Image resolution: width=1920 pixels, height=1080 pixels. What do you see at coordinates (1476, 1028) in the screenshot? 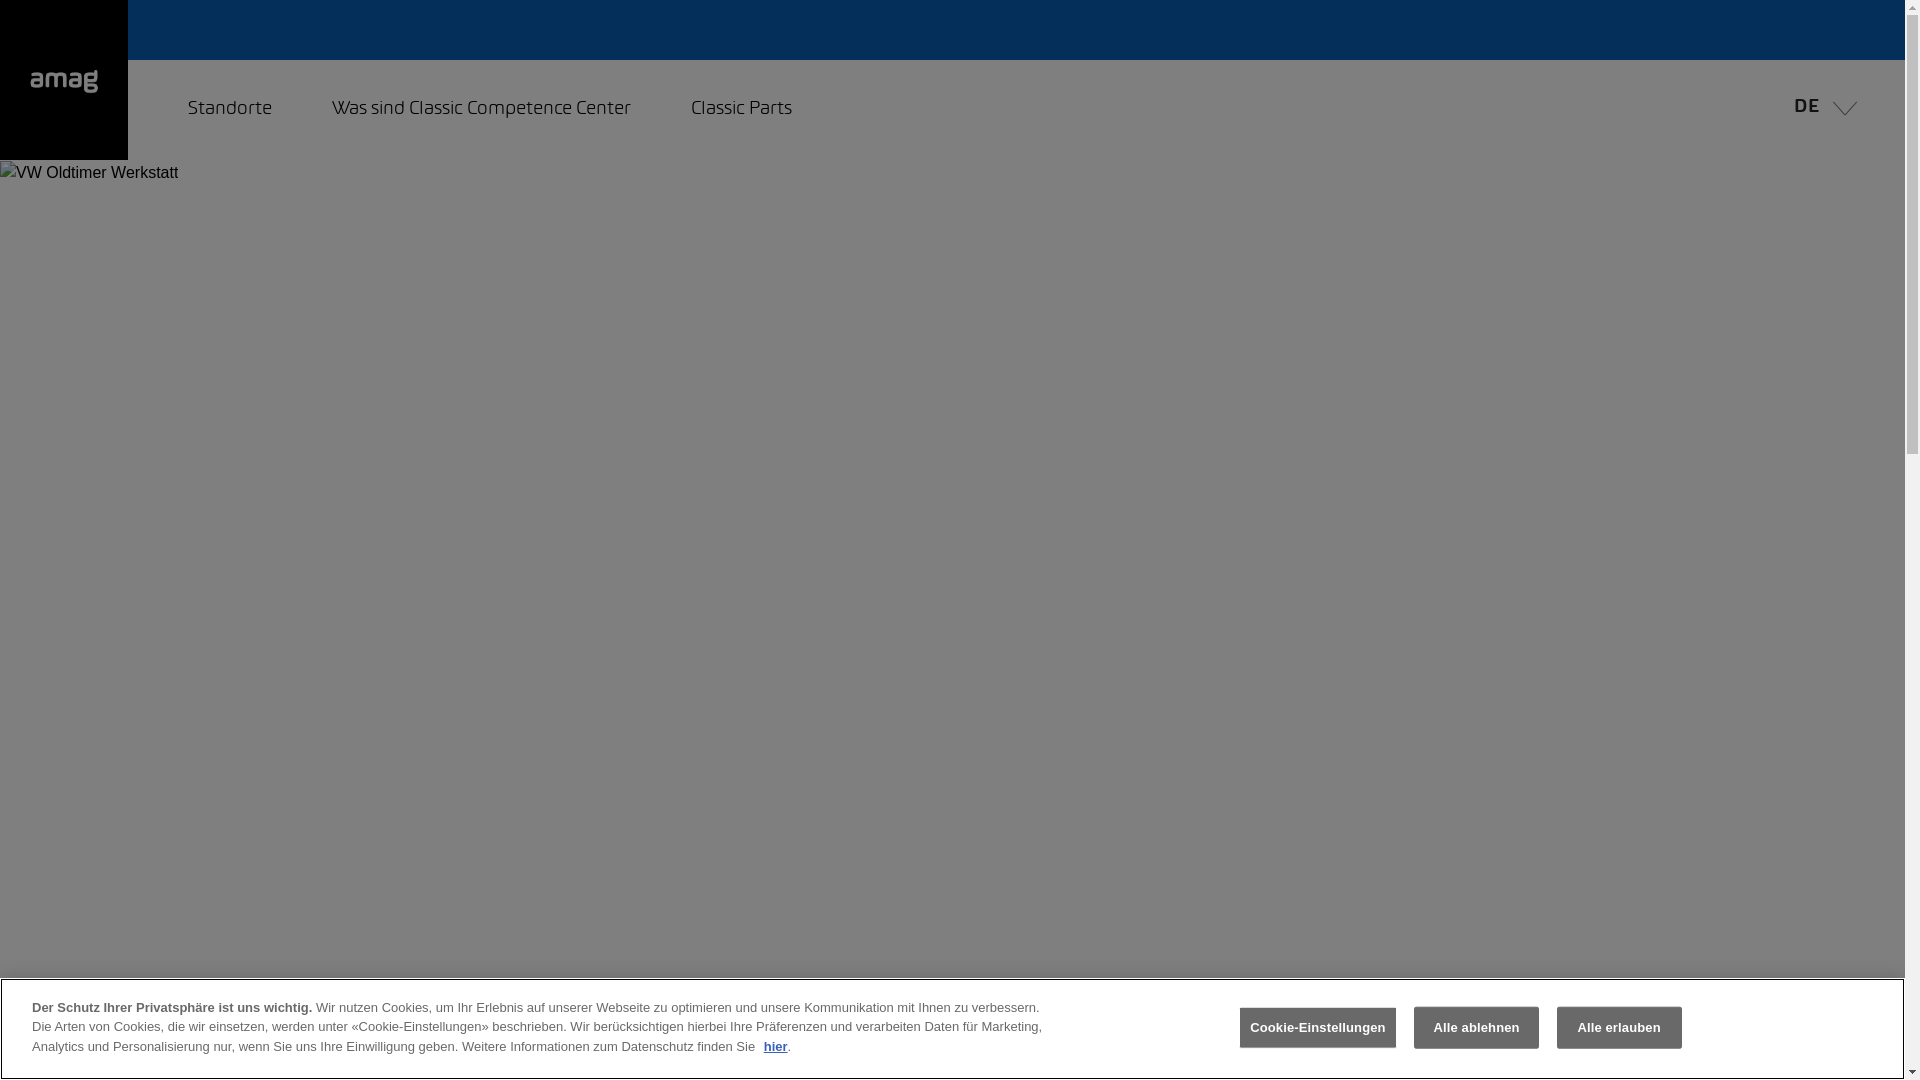
I see `'Alle ablehnen'` at bounding box center [1476, 1028].